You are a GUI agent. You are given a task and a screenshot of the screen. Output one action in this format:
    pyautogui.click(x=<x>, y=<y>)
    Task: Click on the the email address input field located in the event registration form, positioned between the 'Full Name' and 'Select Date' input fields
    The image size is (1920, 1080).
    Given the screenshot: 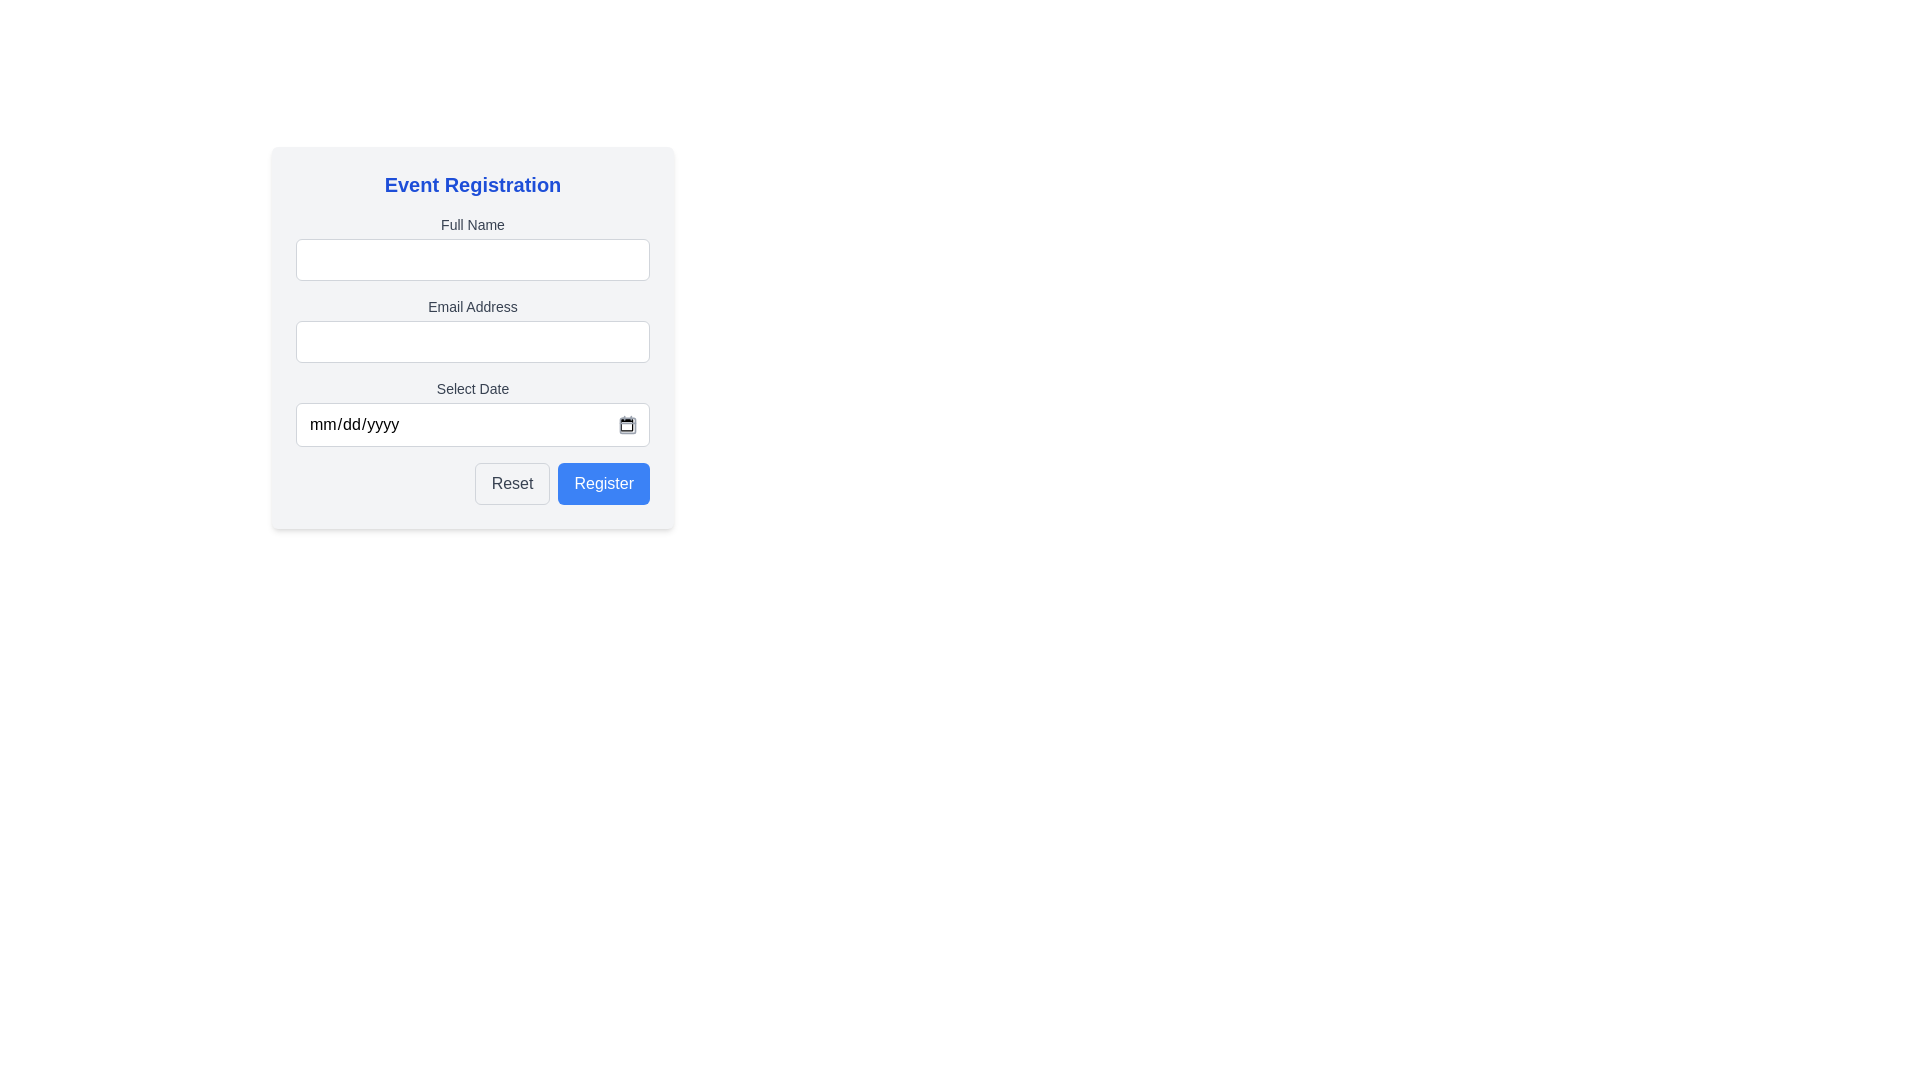 What is the action you would take?
    pyautogui.click(x=472, y=337)
    